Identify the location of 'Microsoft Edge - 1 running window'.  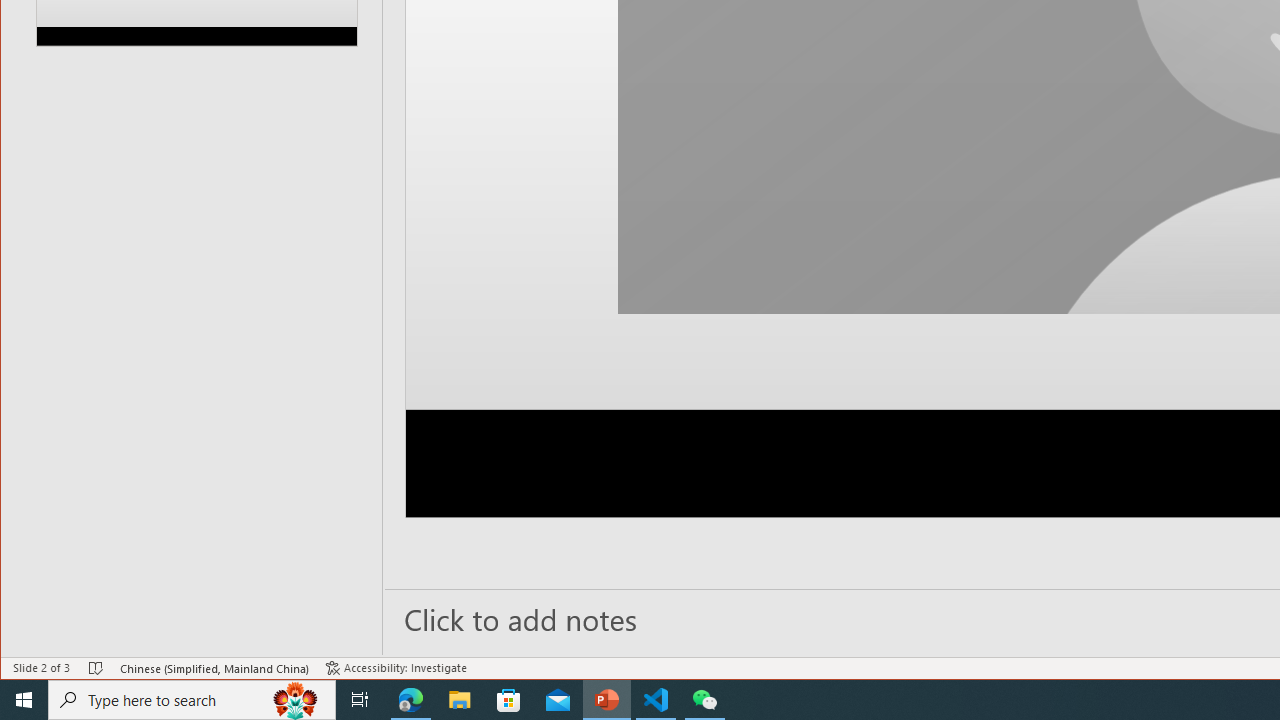
(410, 698).